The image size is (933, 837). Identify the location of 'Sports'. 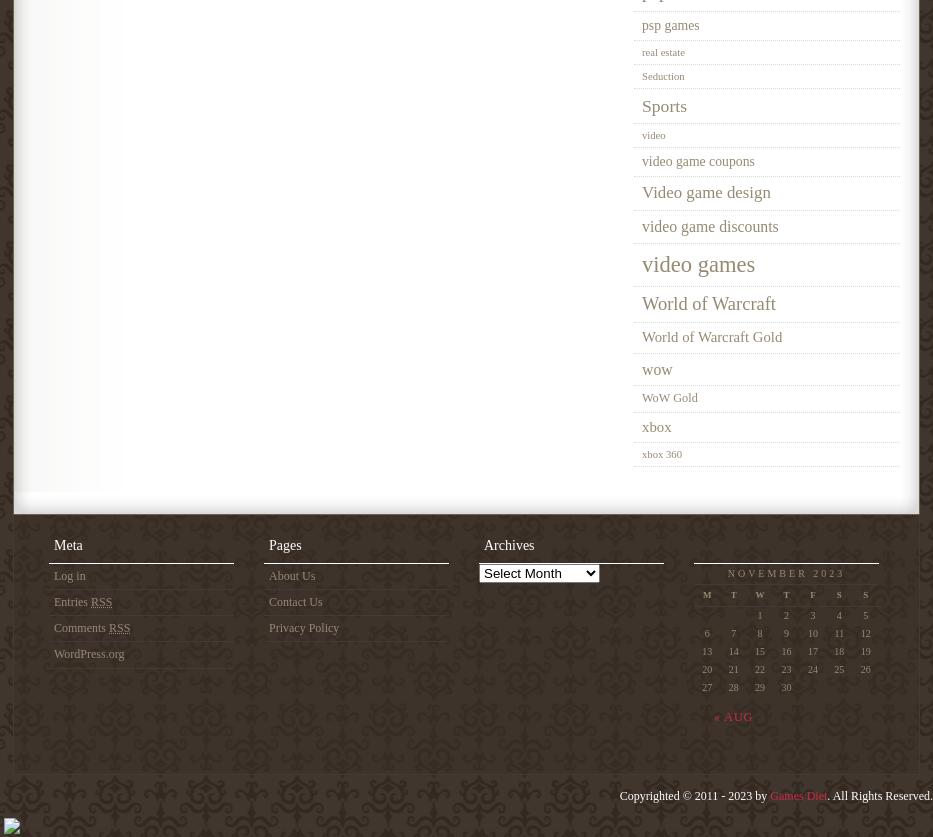
(663, 105).